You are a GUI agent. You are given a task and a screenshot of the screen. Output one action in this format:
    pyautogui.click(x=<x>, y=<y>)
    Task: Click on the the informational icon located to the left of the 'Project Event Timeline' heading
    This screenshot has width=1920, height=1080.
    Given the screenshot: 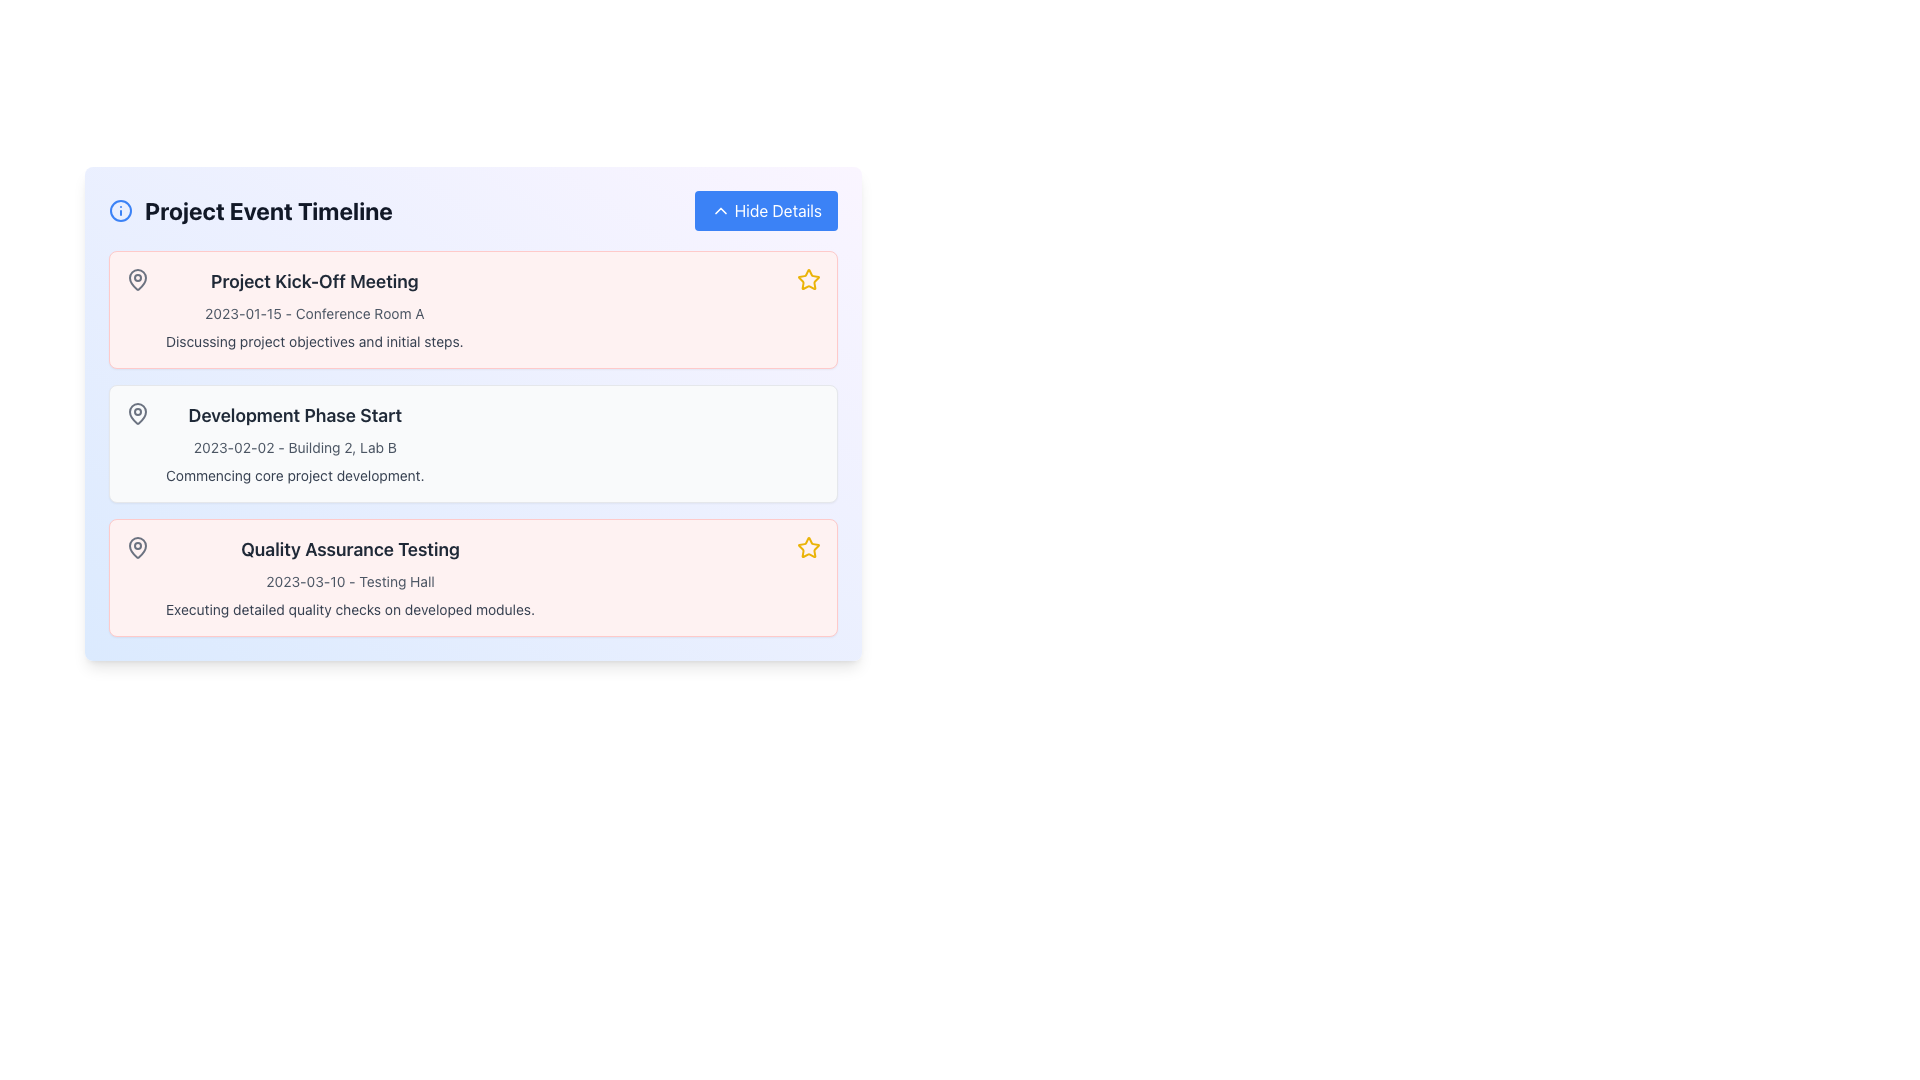 What is the action you would take?
    pyautogui.click(x=119, y=211)
    